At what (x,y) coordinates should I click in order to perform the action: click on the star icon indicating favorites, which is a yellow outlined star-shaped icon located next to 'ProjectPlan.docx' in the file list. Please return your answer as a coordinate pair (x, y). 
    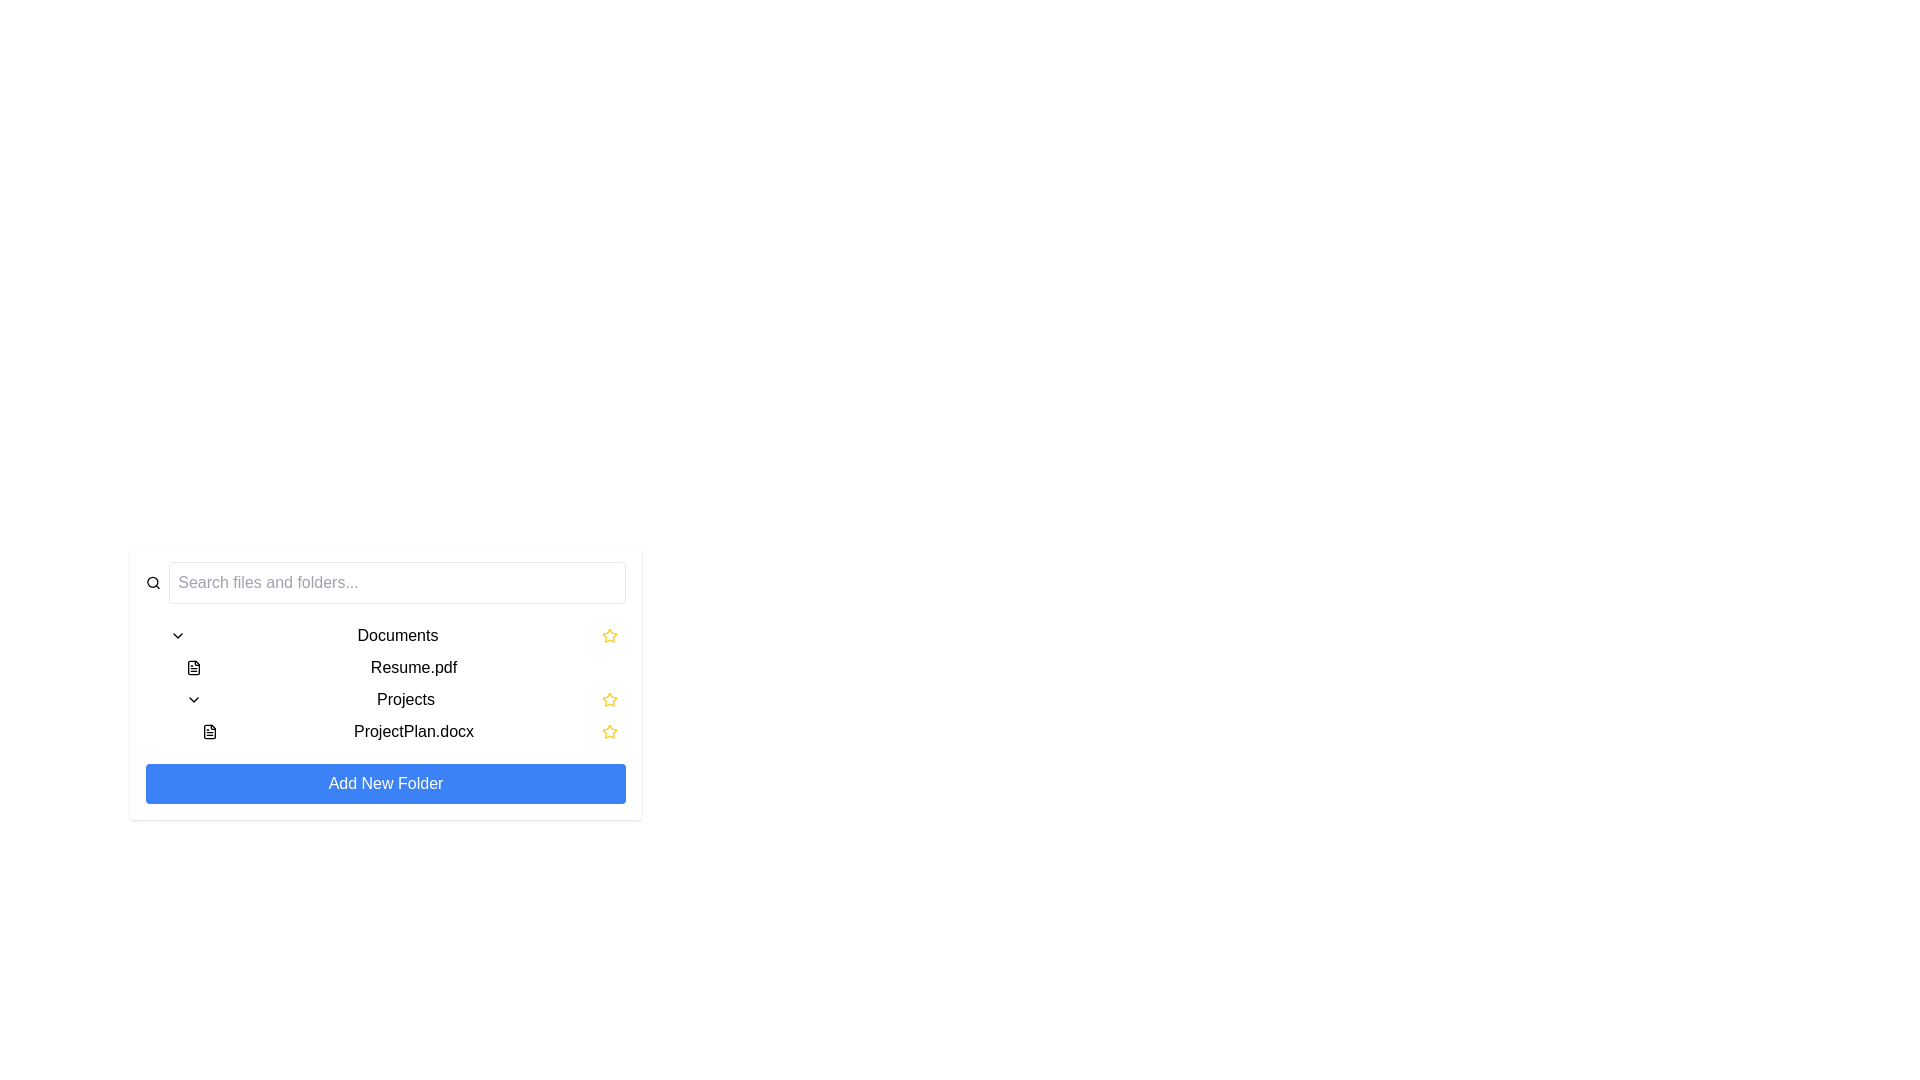
    Looking at the image, I should click on (608, 732).